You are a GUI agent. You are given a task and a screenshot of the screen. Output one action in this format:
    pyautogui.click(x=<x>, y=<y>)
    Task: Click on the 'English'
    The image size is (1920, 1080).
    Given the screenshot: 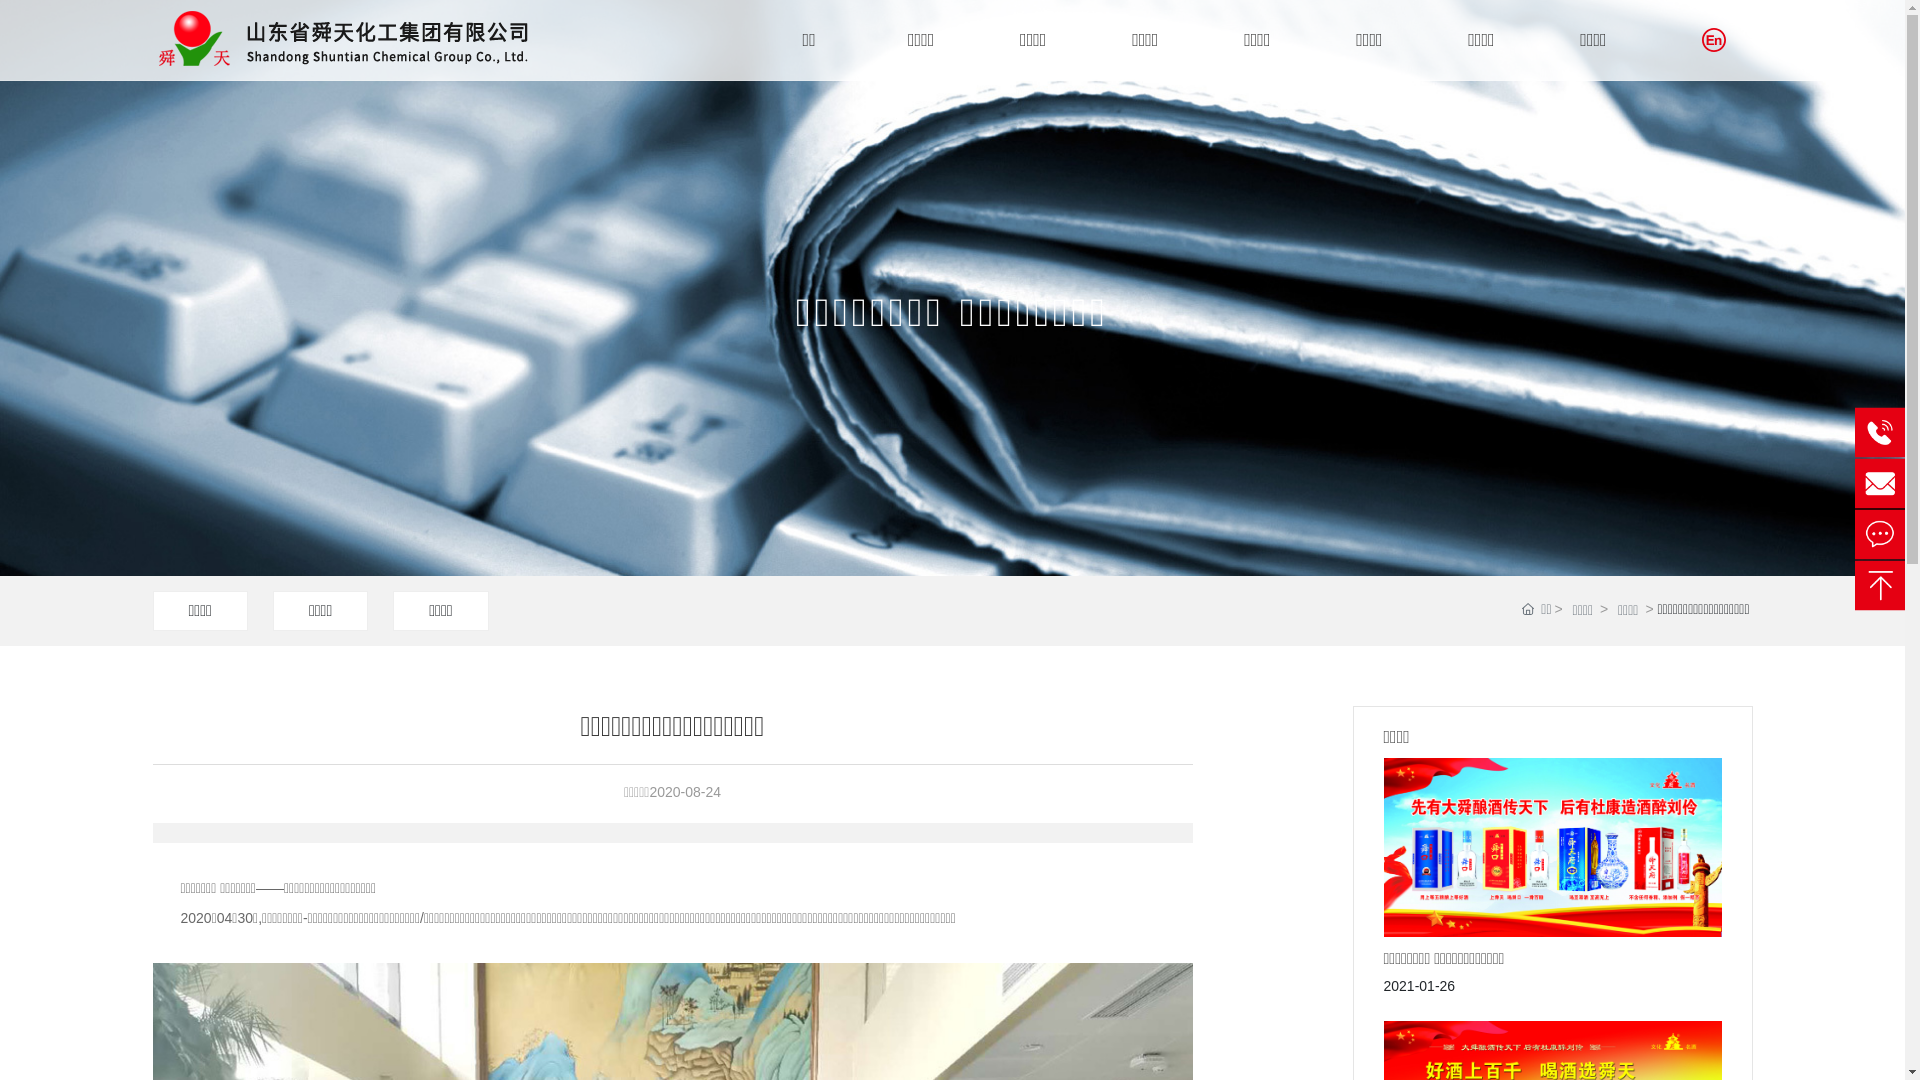 What is the action you would take?
    pyautogui.click(x=1712, y=39)
    